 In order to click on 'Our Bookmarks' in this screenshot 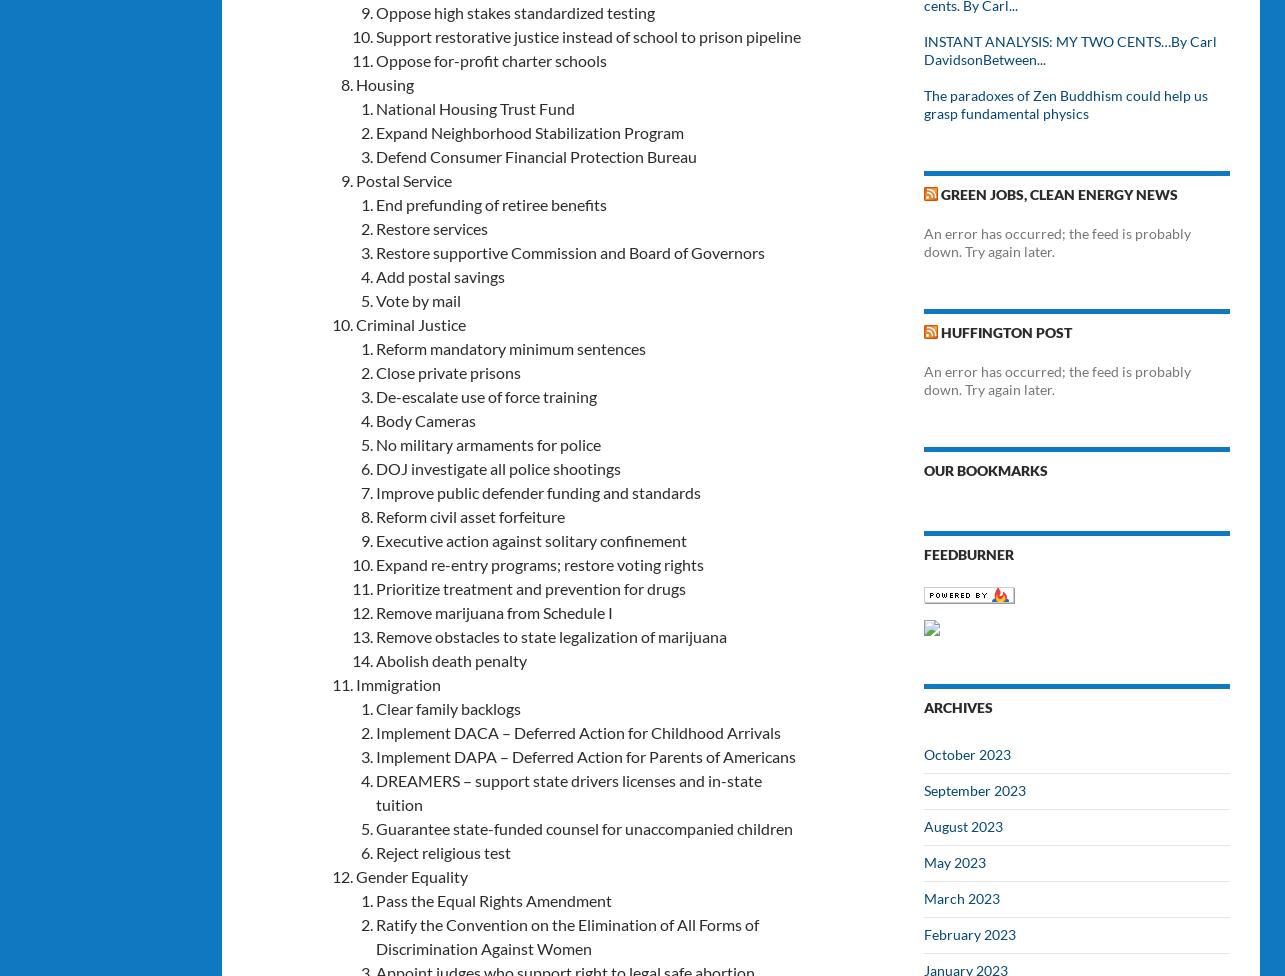, I will do `click(985, 469)`.